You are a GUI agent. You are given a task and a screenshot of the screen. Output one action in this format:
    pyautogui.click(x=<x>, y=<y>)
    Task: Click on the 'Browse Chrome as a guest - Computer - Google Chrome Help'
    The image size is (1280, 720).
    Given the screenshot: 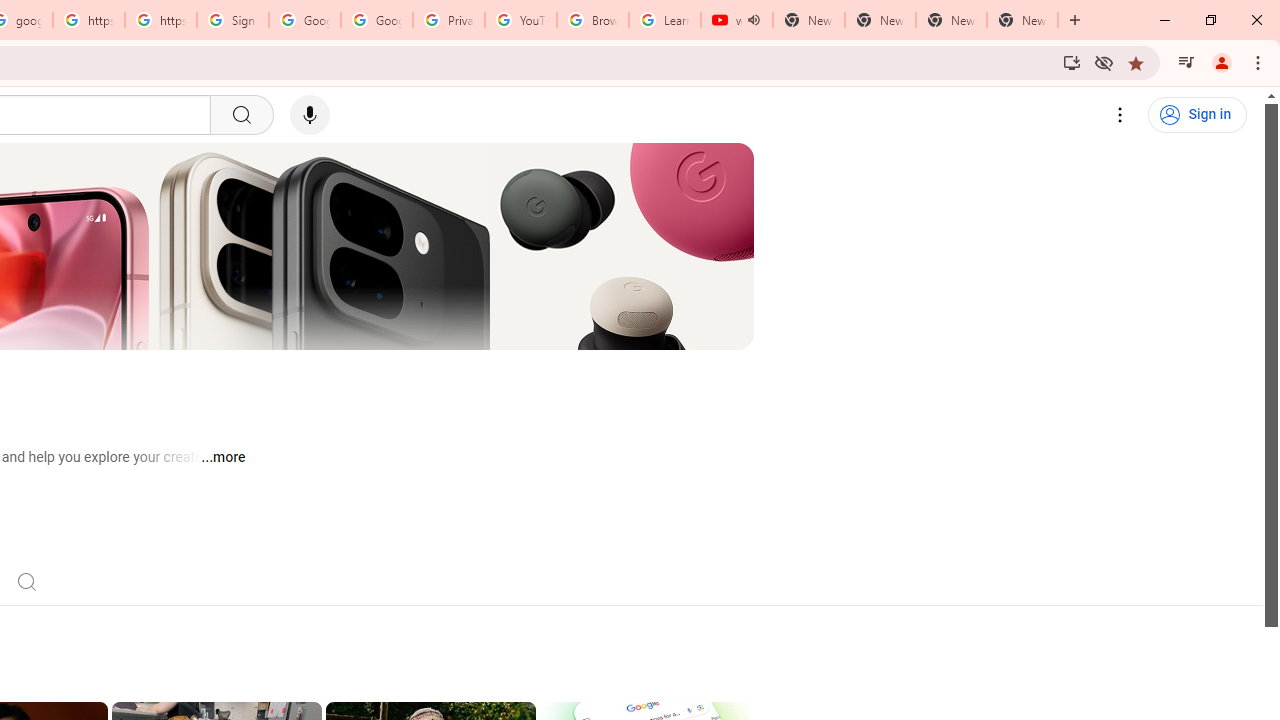 What is the action you would take?
    pyautogui.click(x=591, y=20)
    